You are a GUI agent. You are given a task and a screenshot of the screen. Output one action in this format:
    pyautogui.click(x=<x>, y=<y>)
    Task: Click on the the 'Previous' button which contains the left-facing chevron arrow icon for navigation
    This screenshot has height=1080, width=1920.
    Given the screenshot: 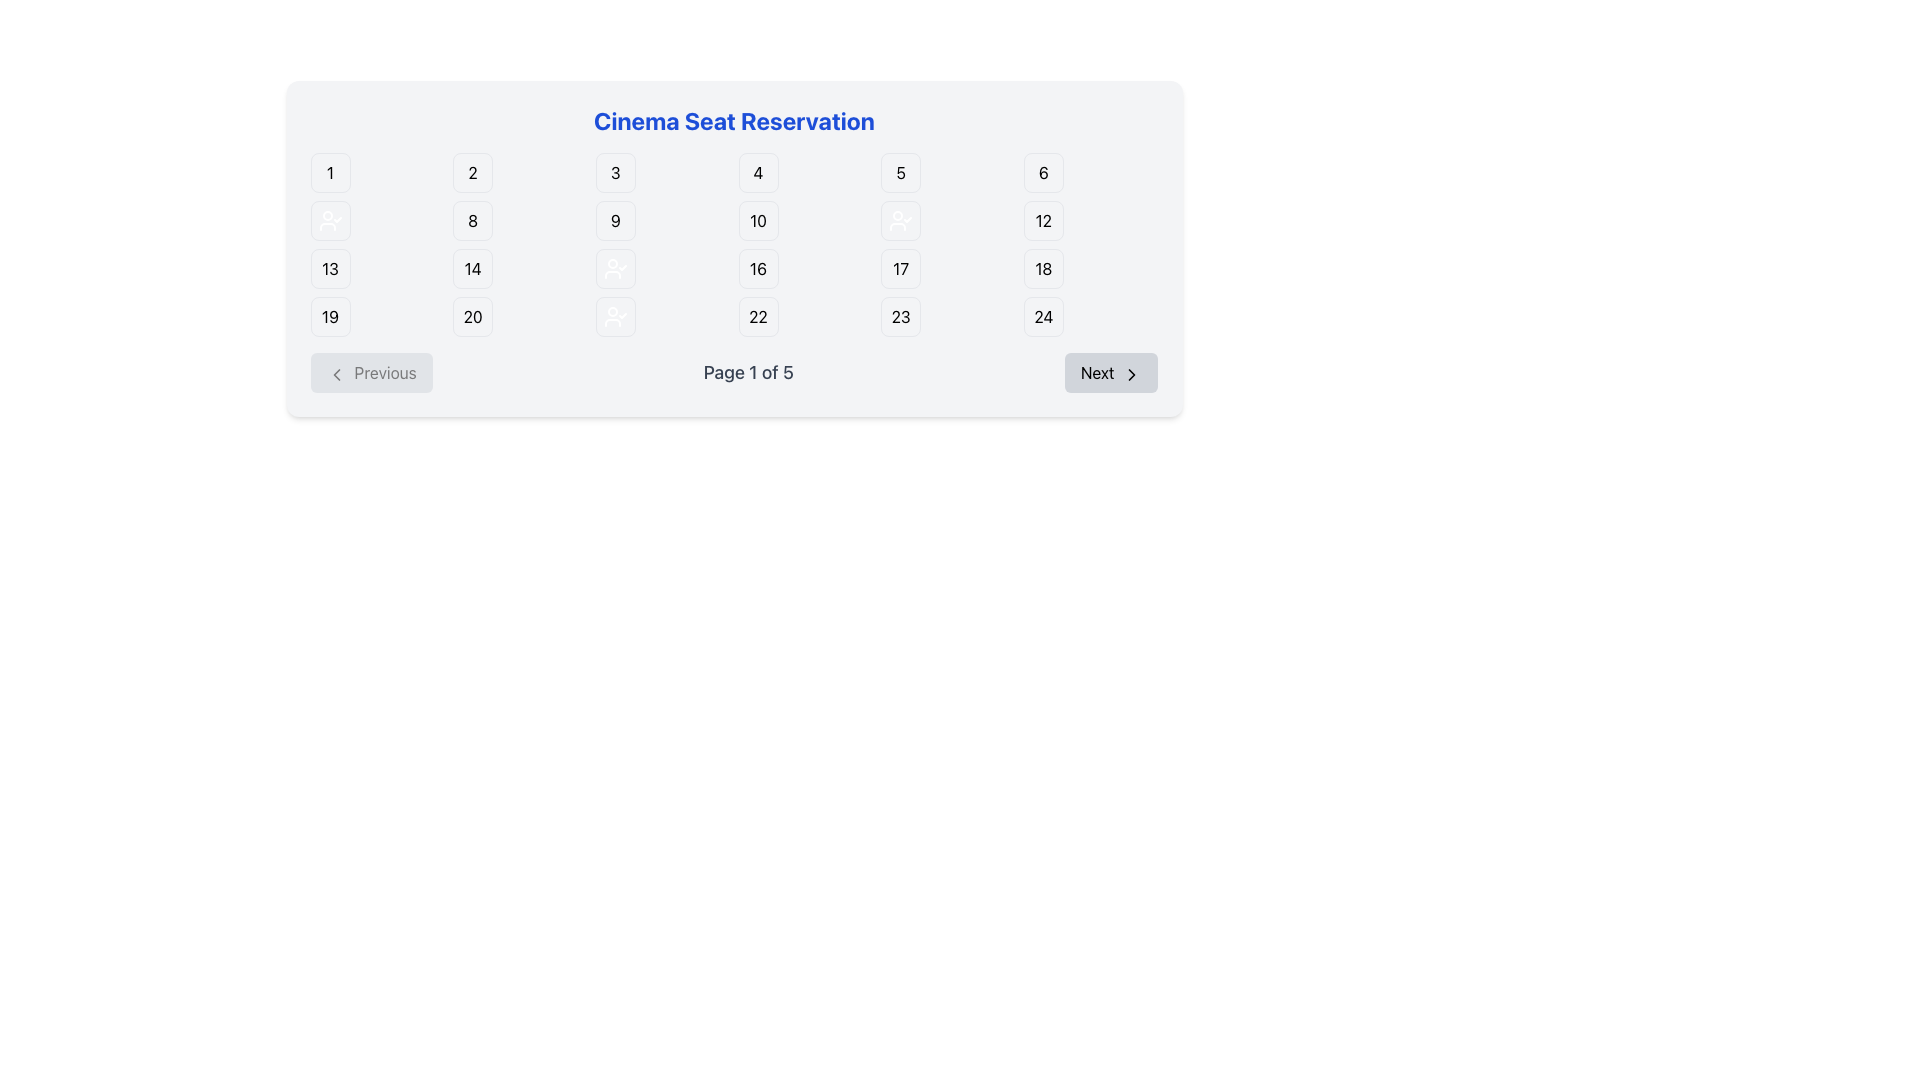 What is the action you would take?
    pyautogui.click(x=336, y=374)
    